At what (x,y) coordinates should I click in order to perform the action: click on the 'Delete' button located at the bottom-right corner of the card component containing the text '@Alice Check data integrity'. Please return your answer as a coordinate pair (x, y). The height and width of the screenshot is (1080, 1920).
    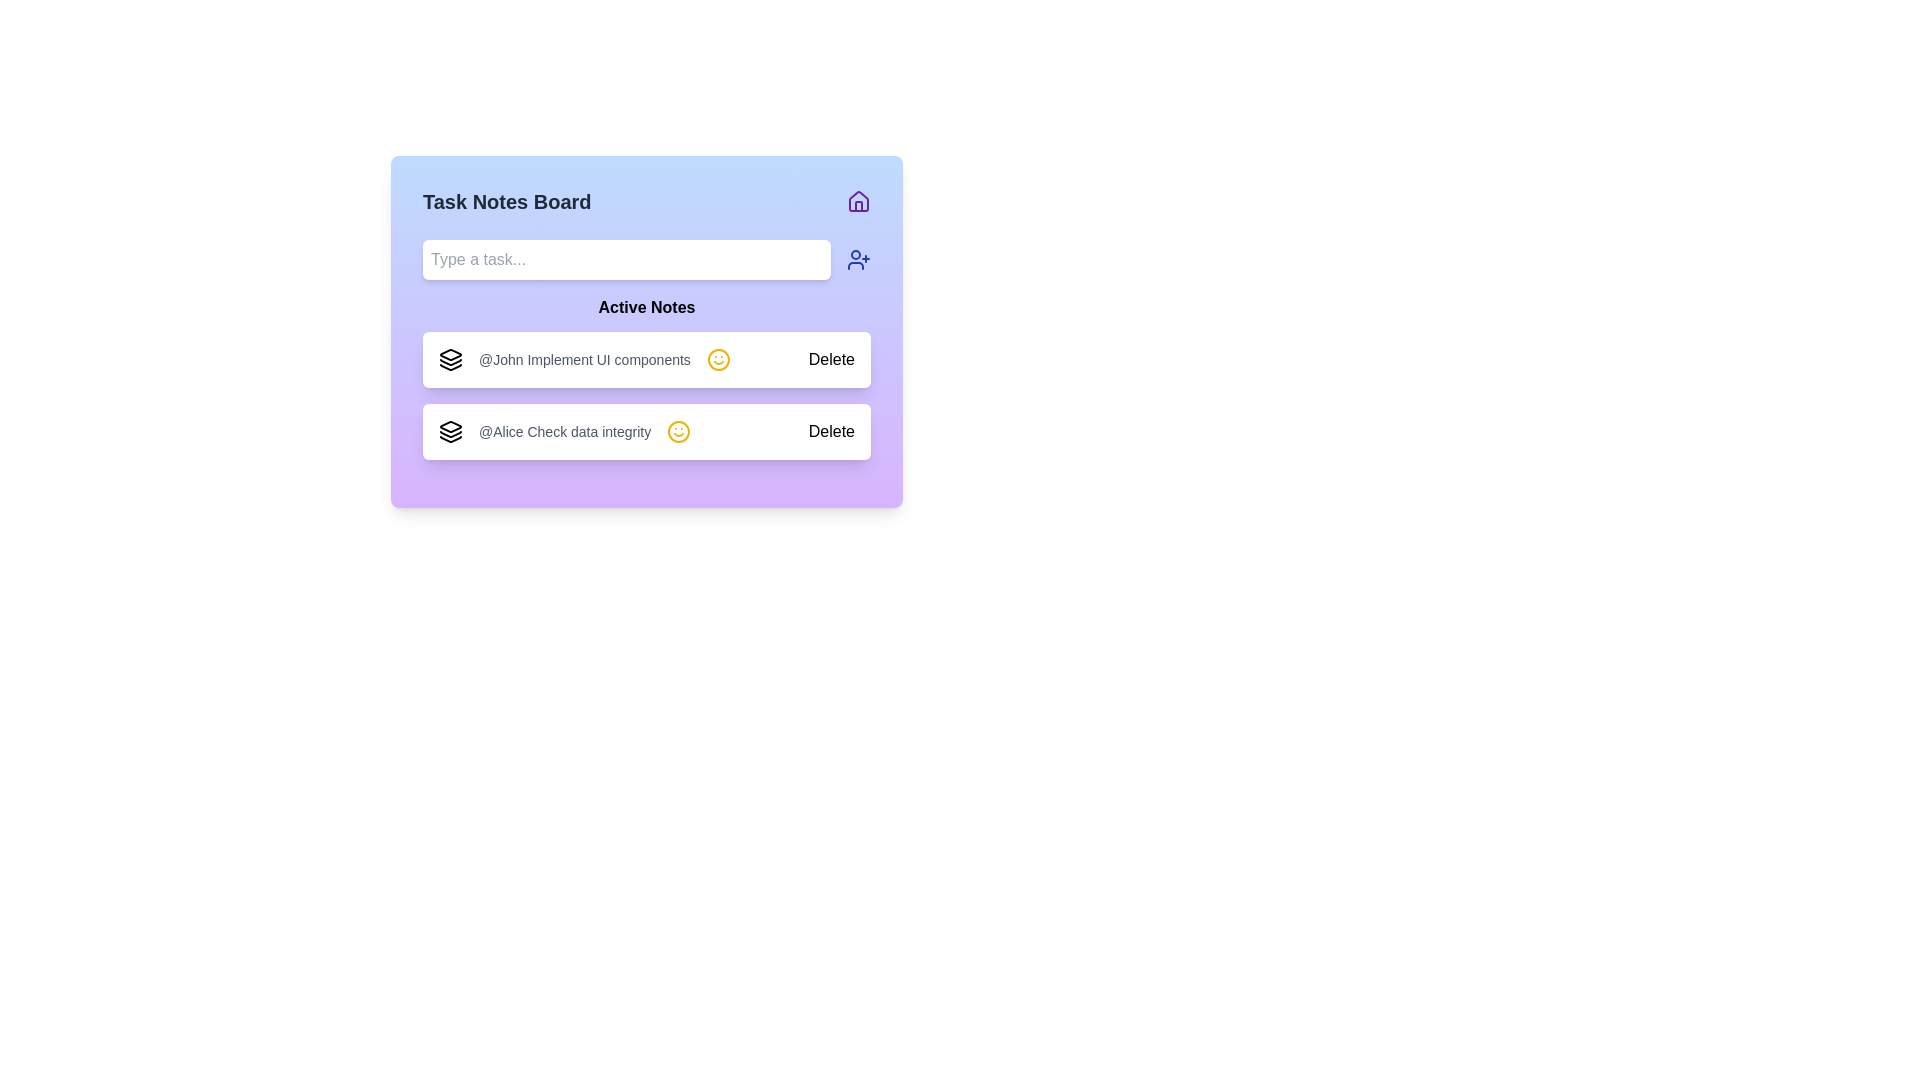
    Looking at the image, I should click on (831, 431).